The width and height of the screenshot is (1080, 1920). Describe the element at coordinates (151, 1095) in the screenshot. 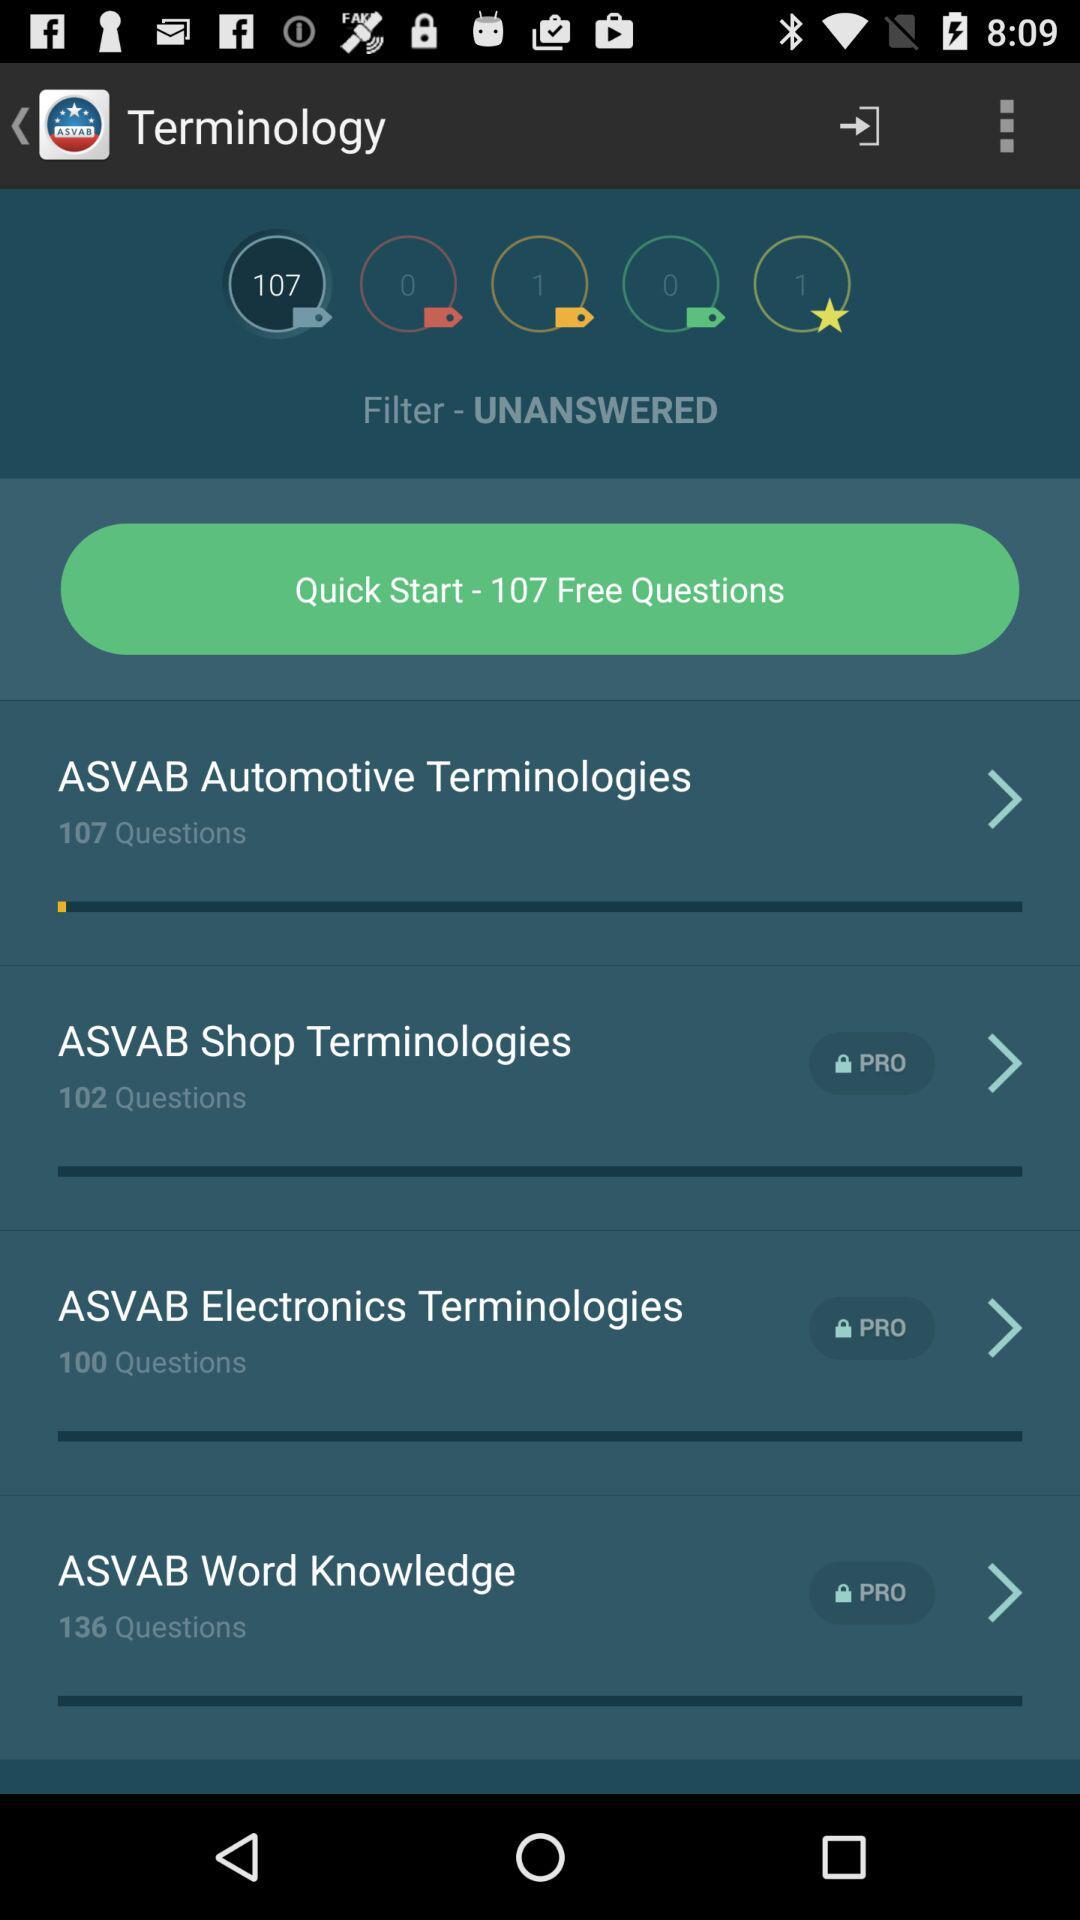

I see `102 questions` at that location.